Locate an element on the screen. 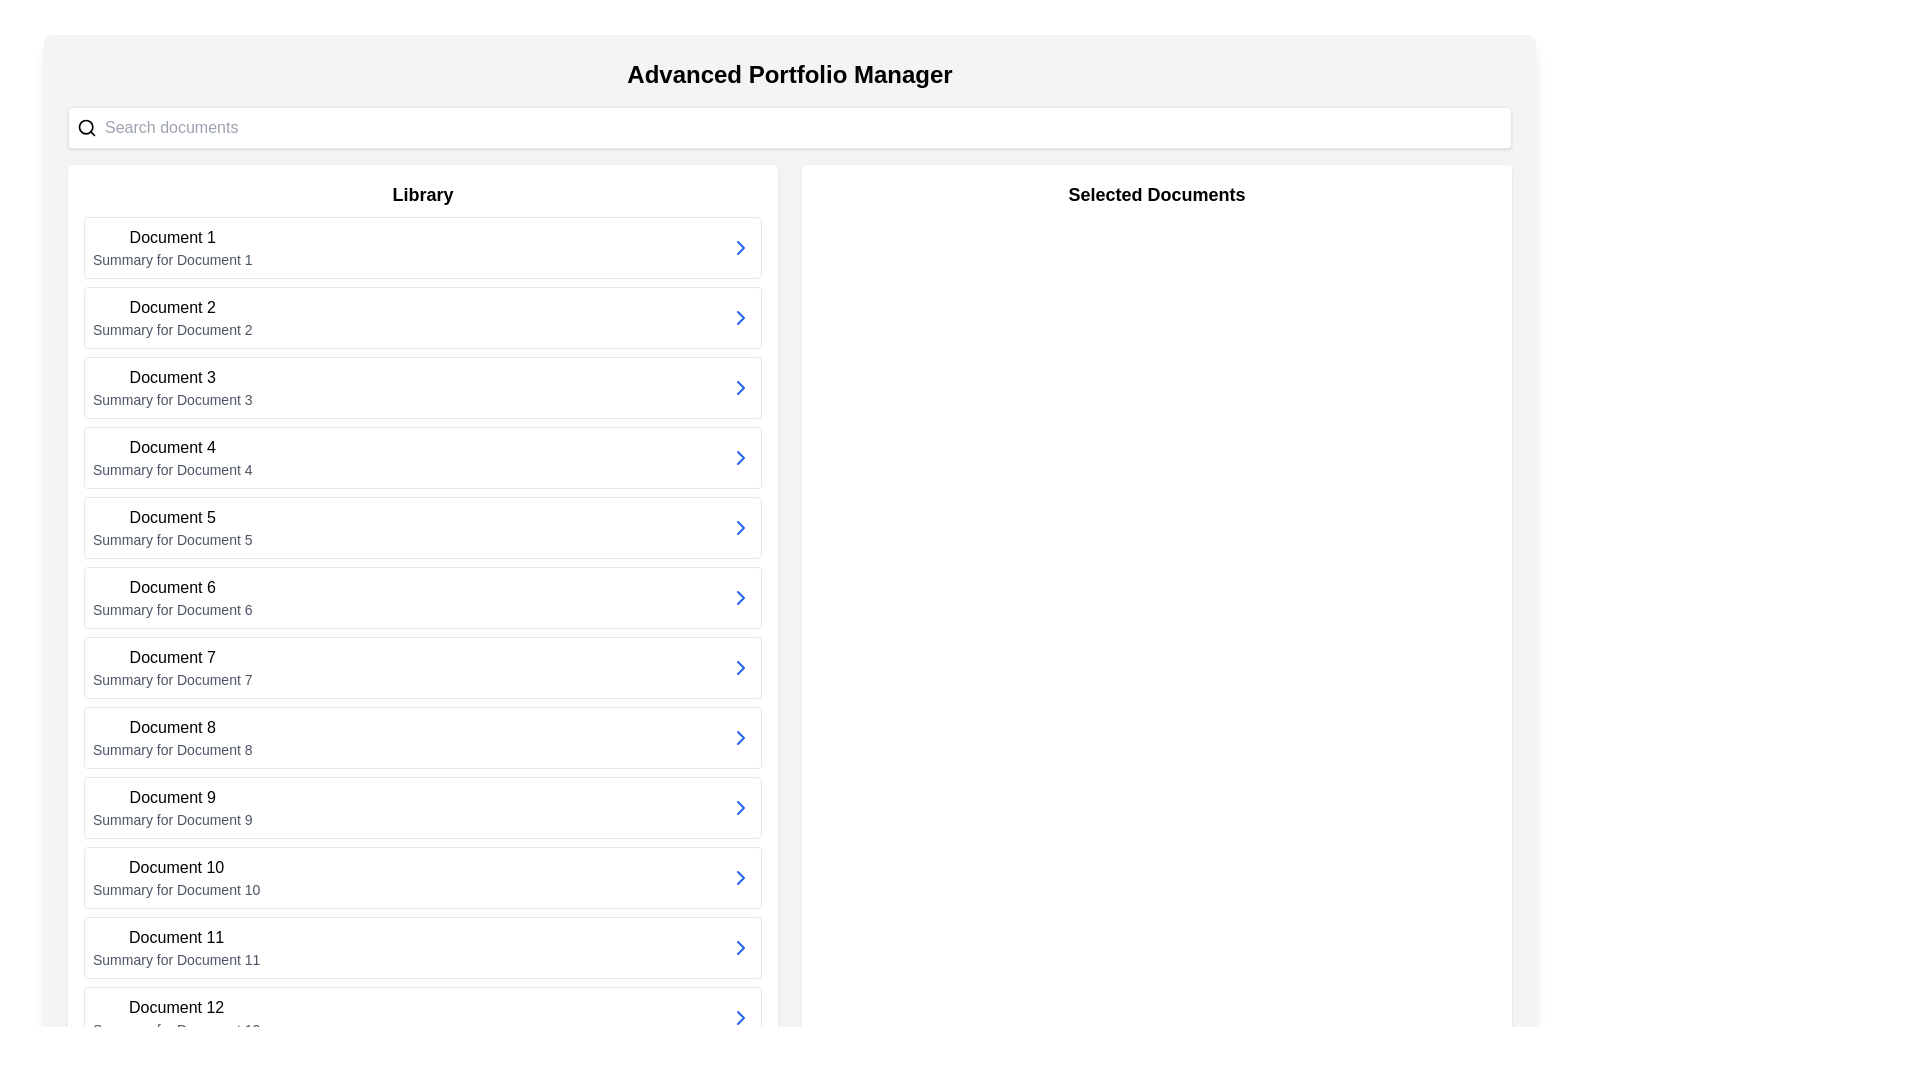 This screenshot has width=1920, height=1080. the chevron icon button for 'Document 12' is located at coordinates (739, 1018).